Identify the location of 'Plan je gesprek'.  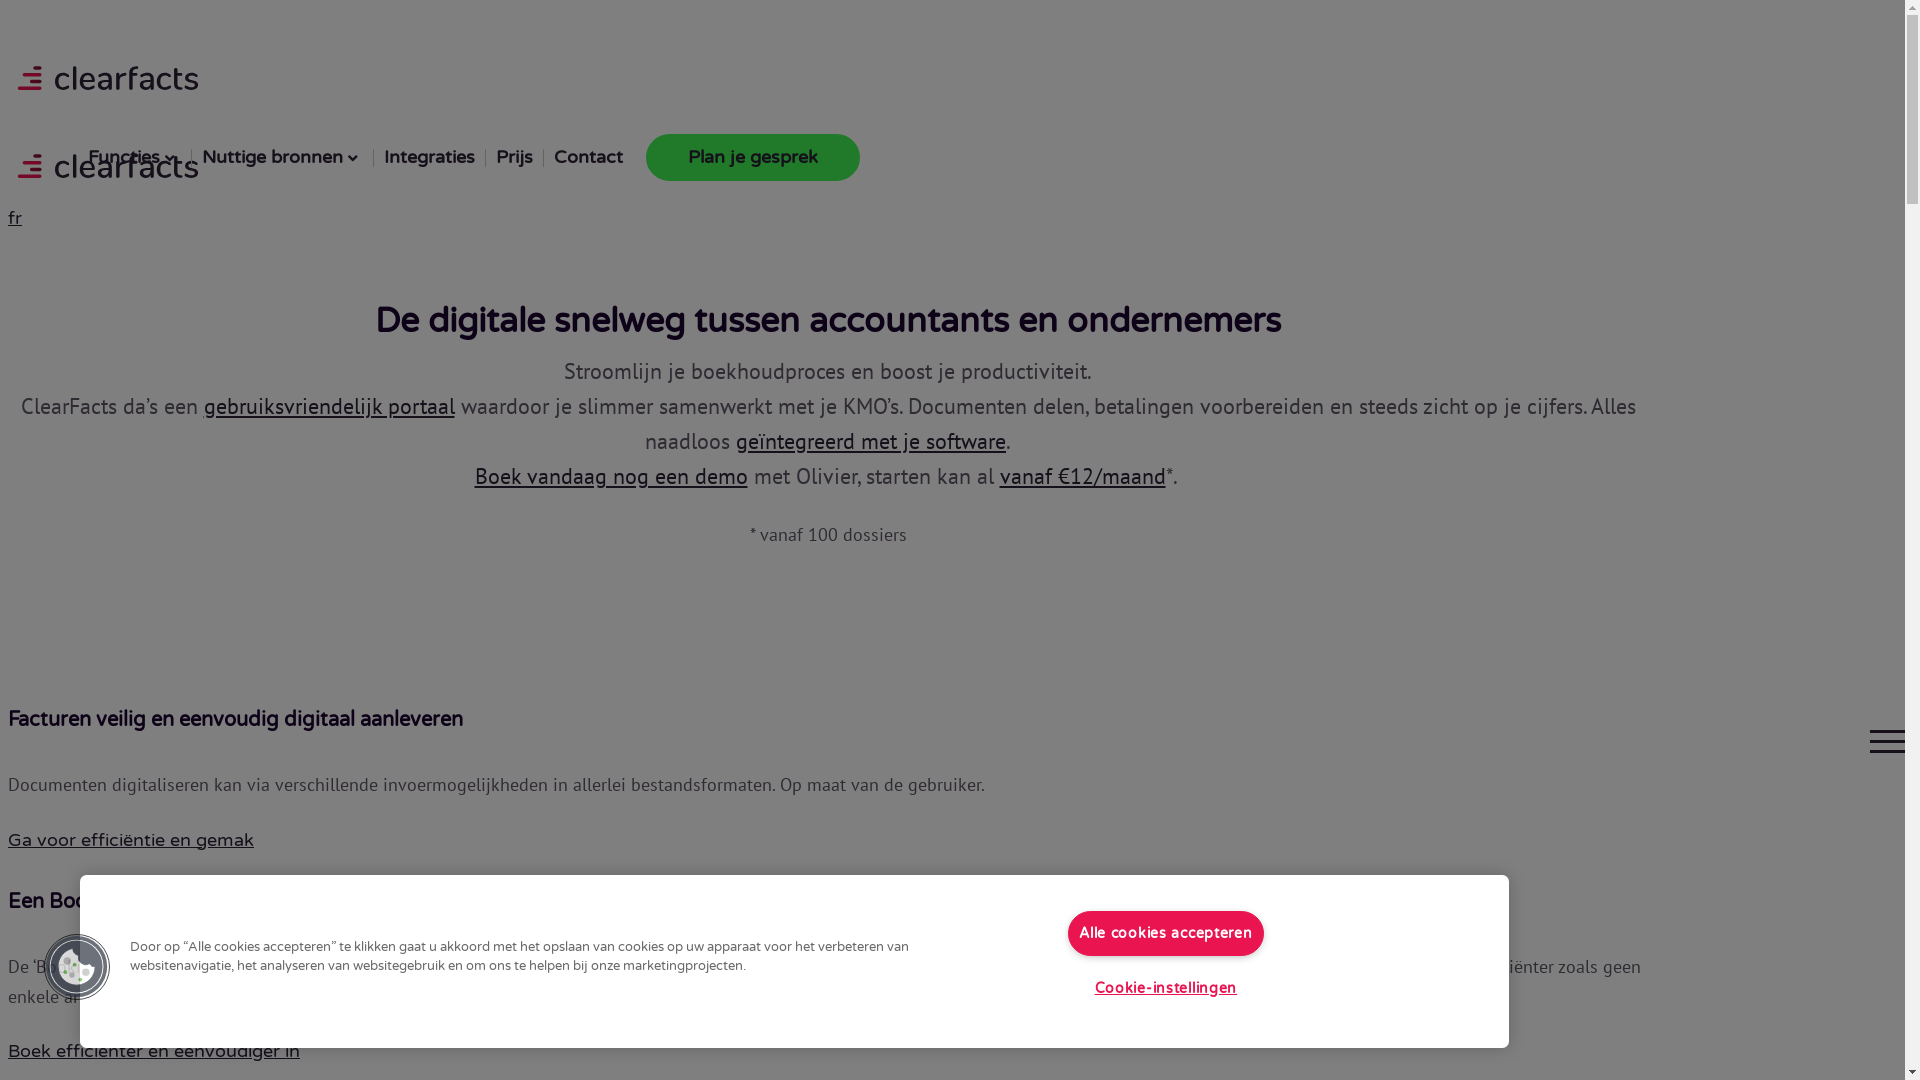
(752, 156).